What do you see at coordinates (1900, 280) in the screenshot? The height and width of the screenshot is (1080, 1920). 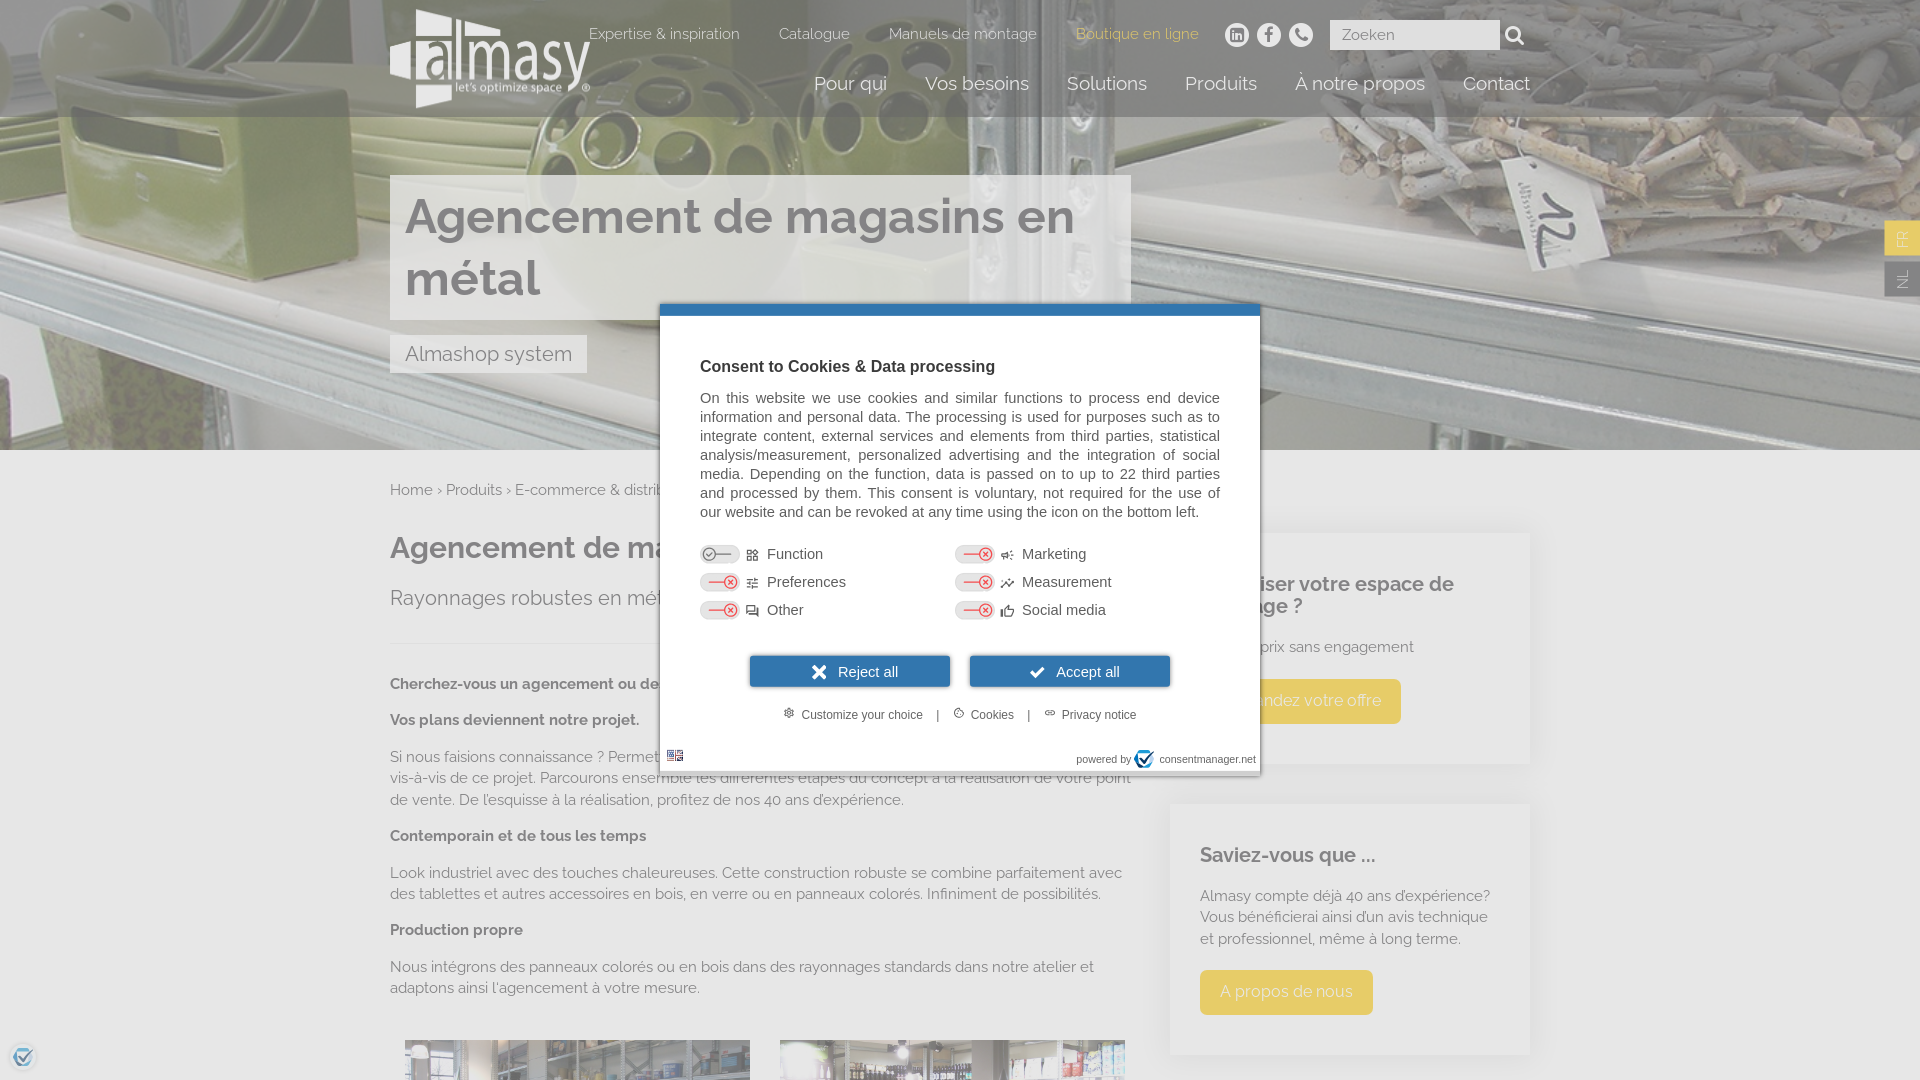 I see `'NL'` at bounding box center [1900, 280].